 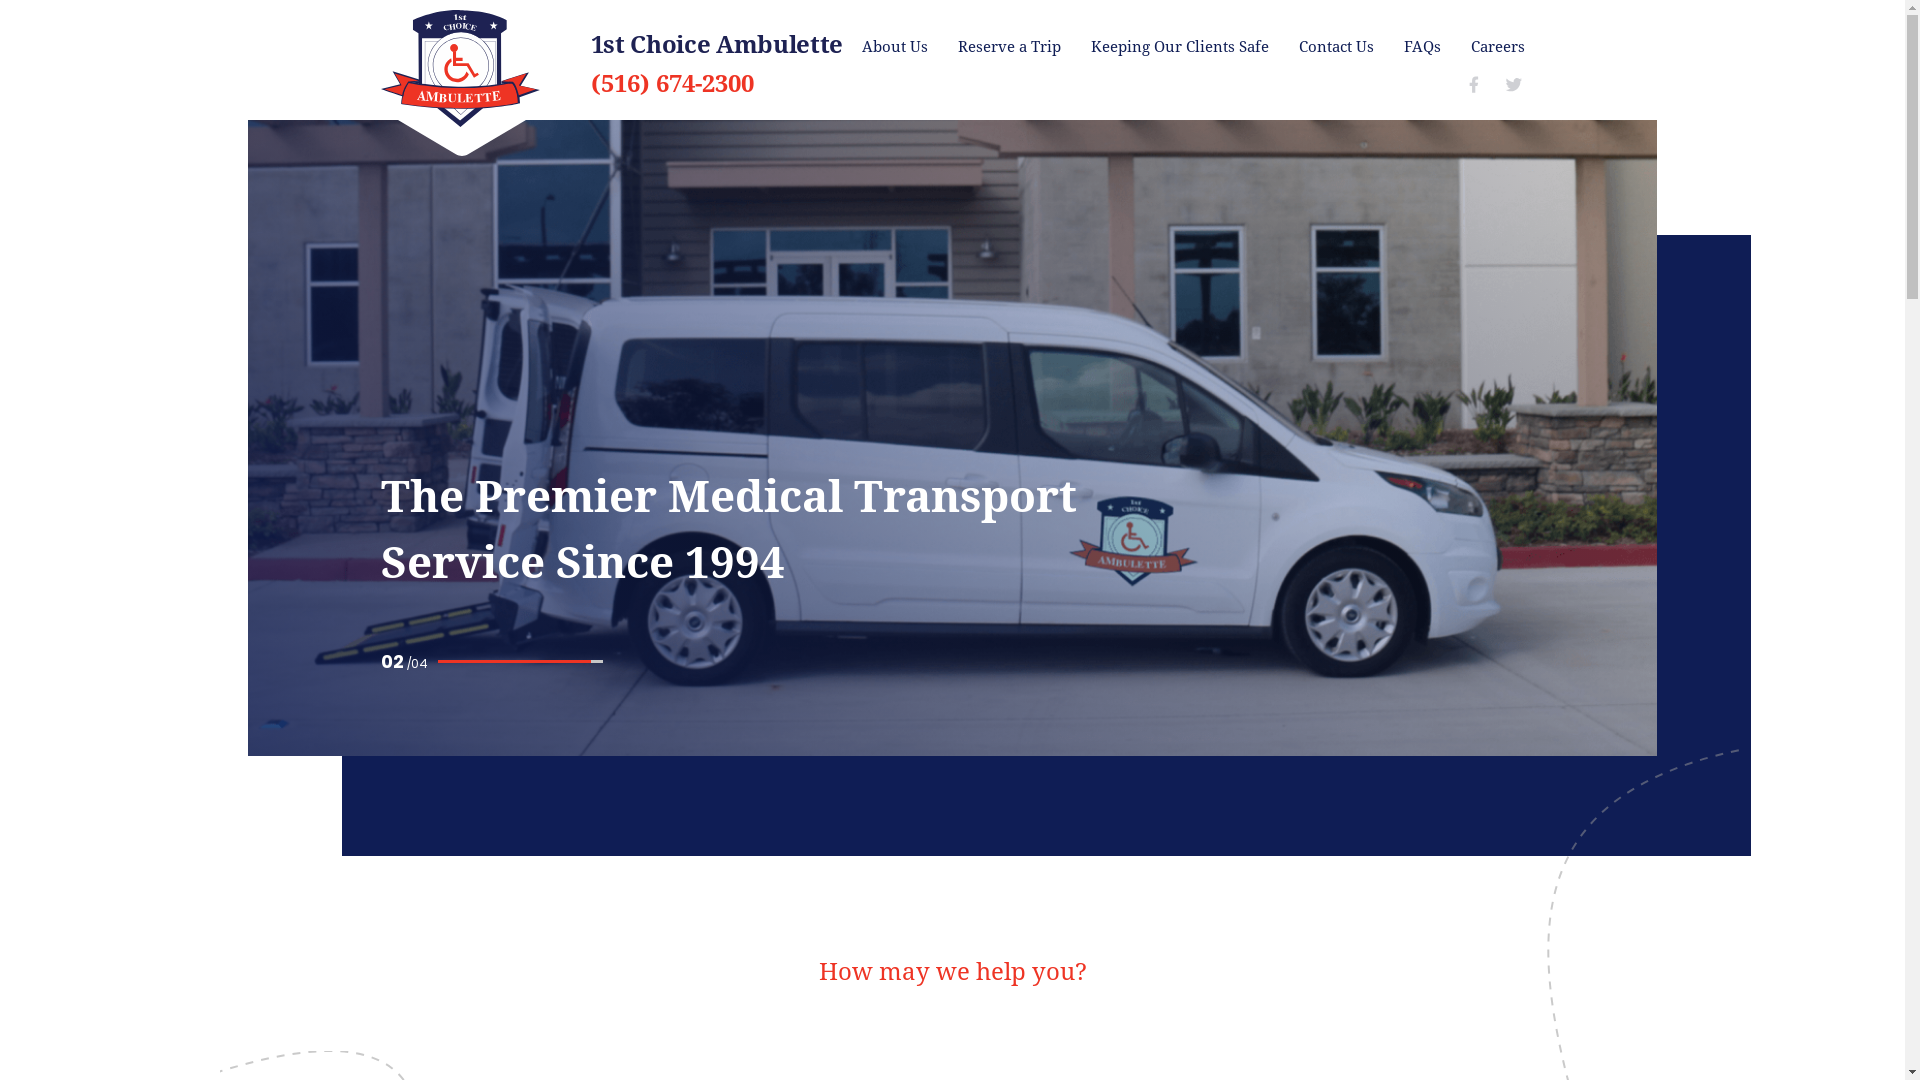 What do you see at coordinates (1421, 45) in the screenshot?
I see `'FAQs'` at bounding box center [1421, 45].